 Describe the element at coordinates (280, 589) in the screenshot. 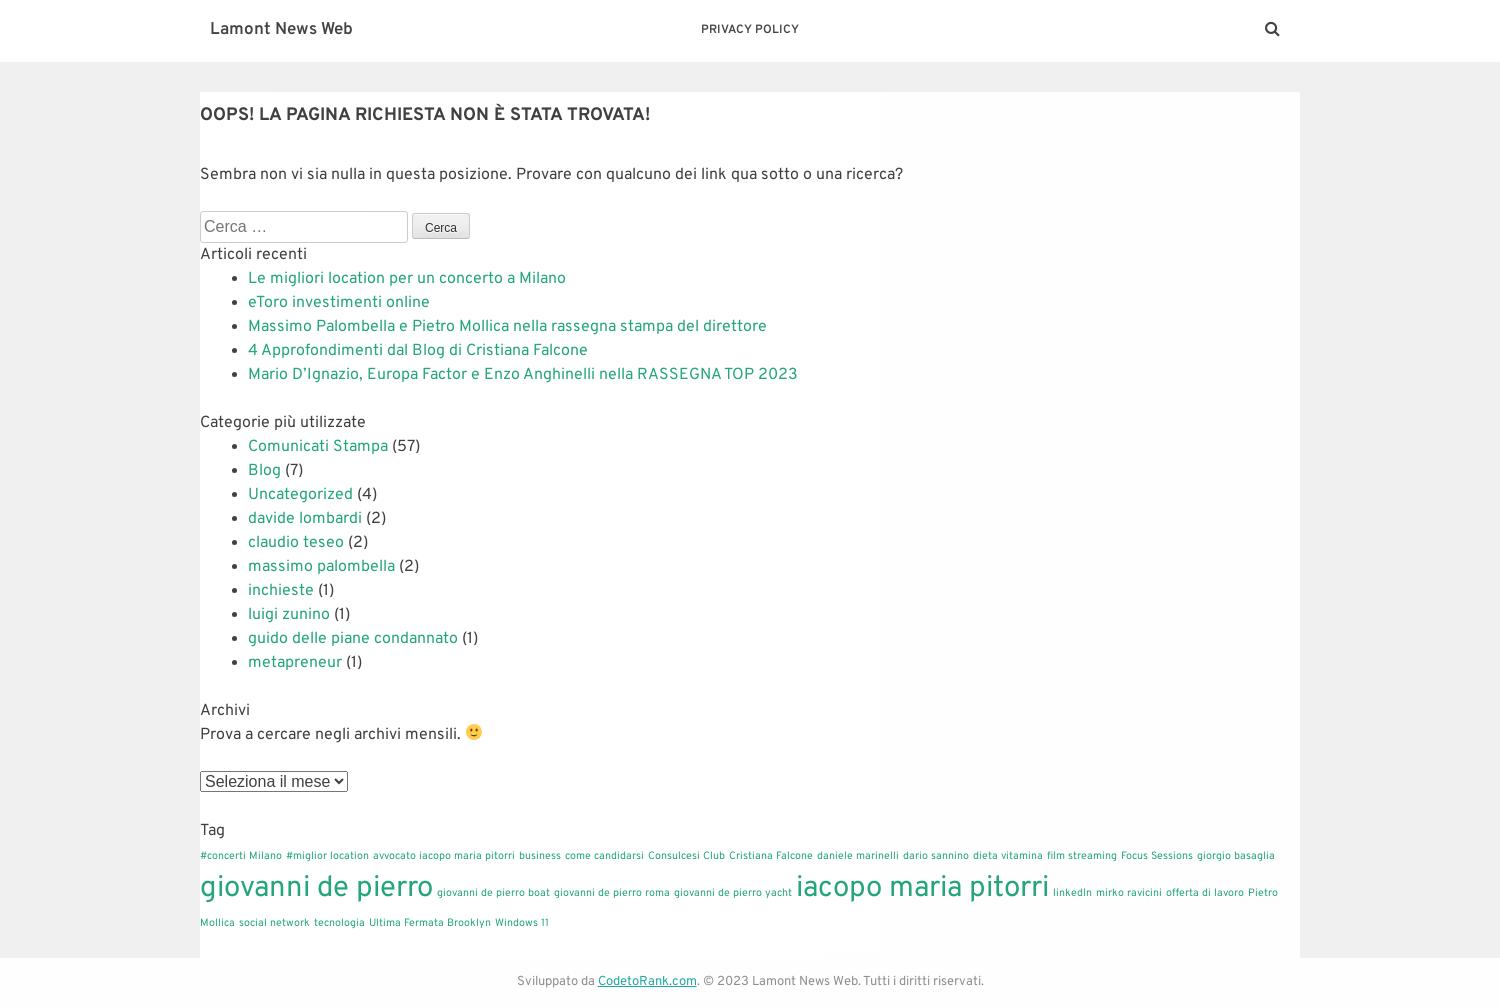

I see `'inchieste'` at that location.